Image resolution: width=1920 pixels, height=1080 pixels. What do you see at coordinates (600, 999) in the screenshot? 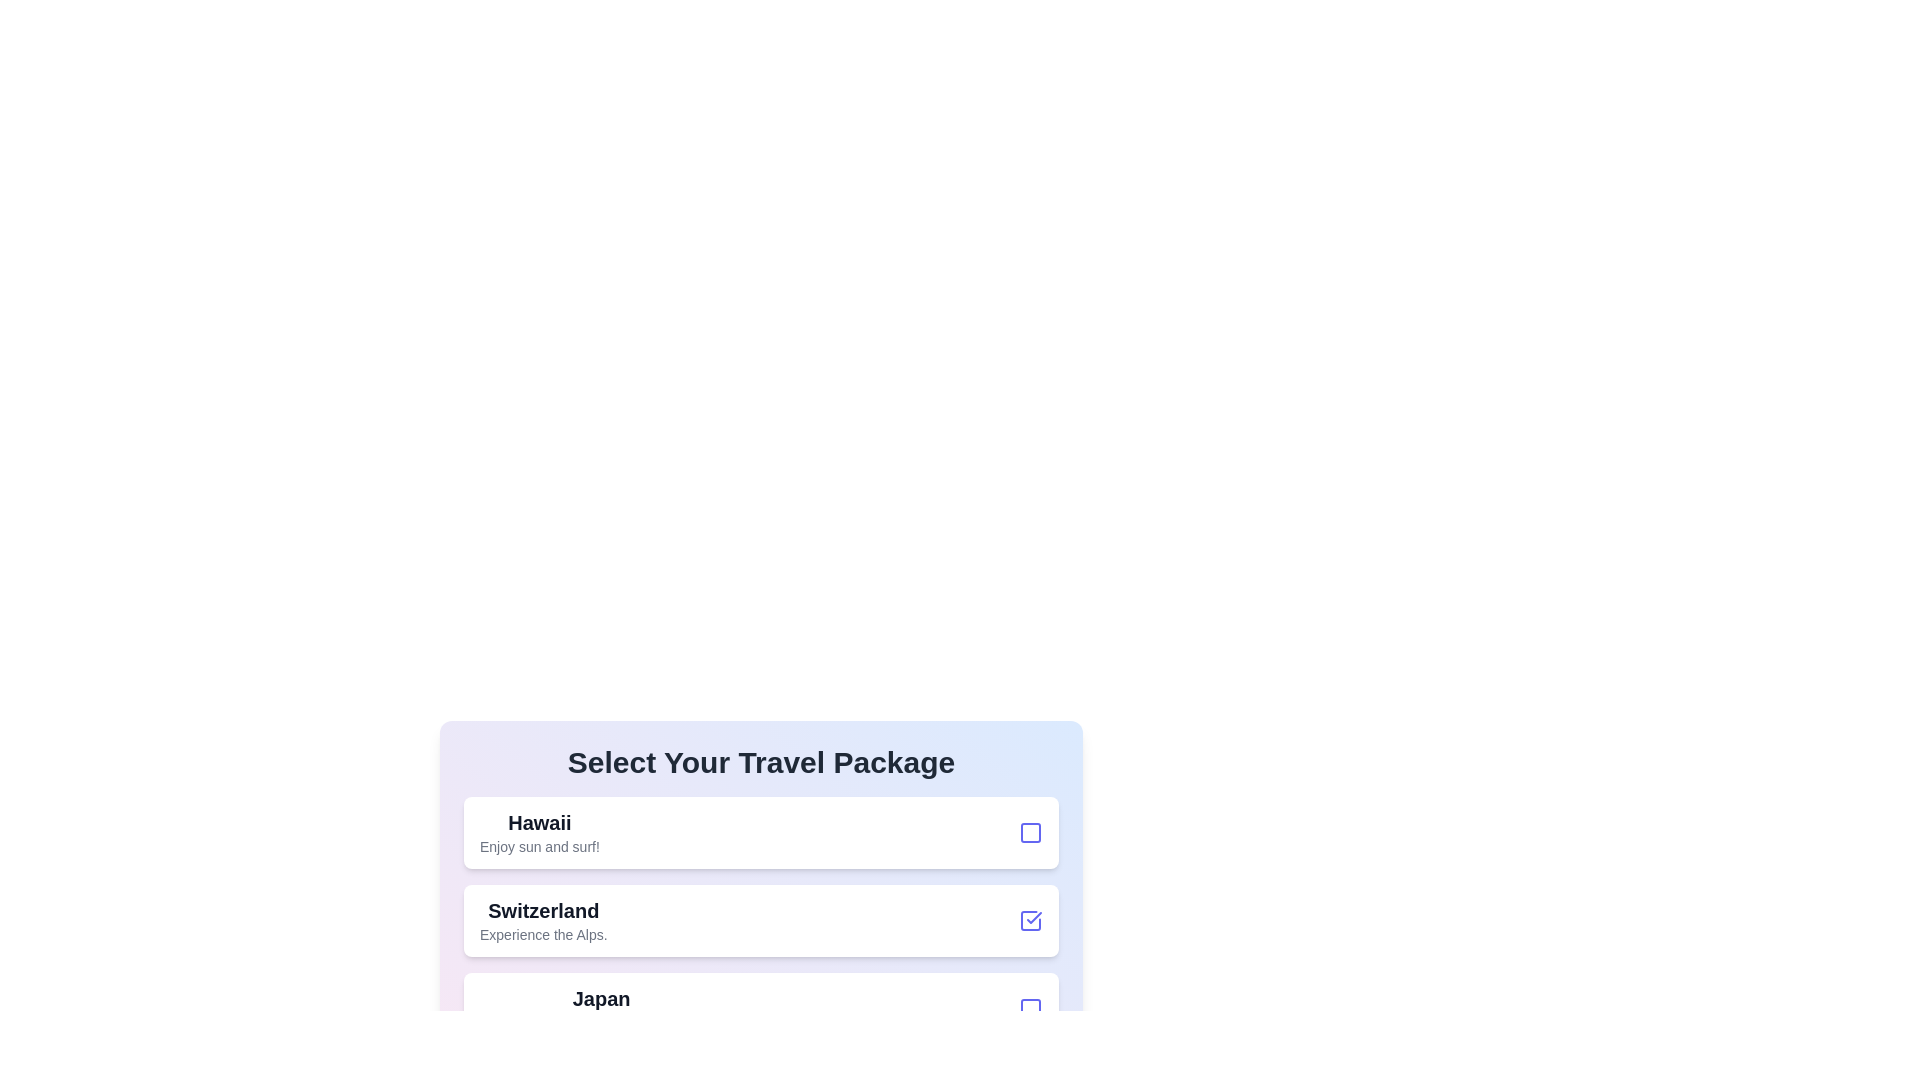
I see `the text of the travel package Japan to select it` at bounding box center [600, 999].